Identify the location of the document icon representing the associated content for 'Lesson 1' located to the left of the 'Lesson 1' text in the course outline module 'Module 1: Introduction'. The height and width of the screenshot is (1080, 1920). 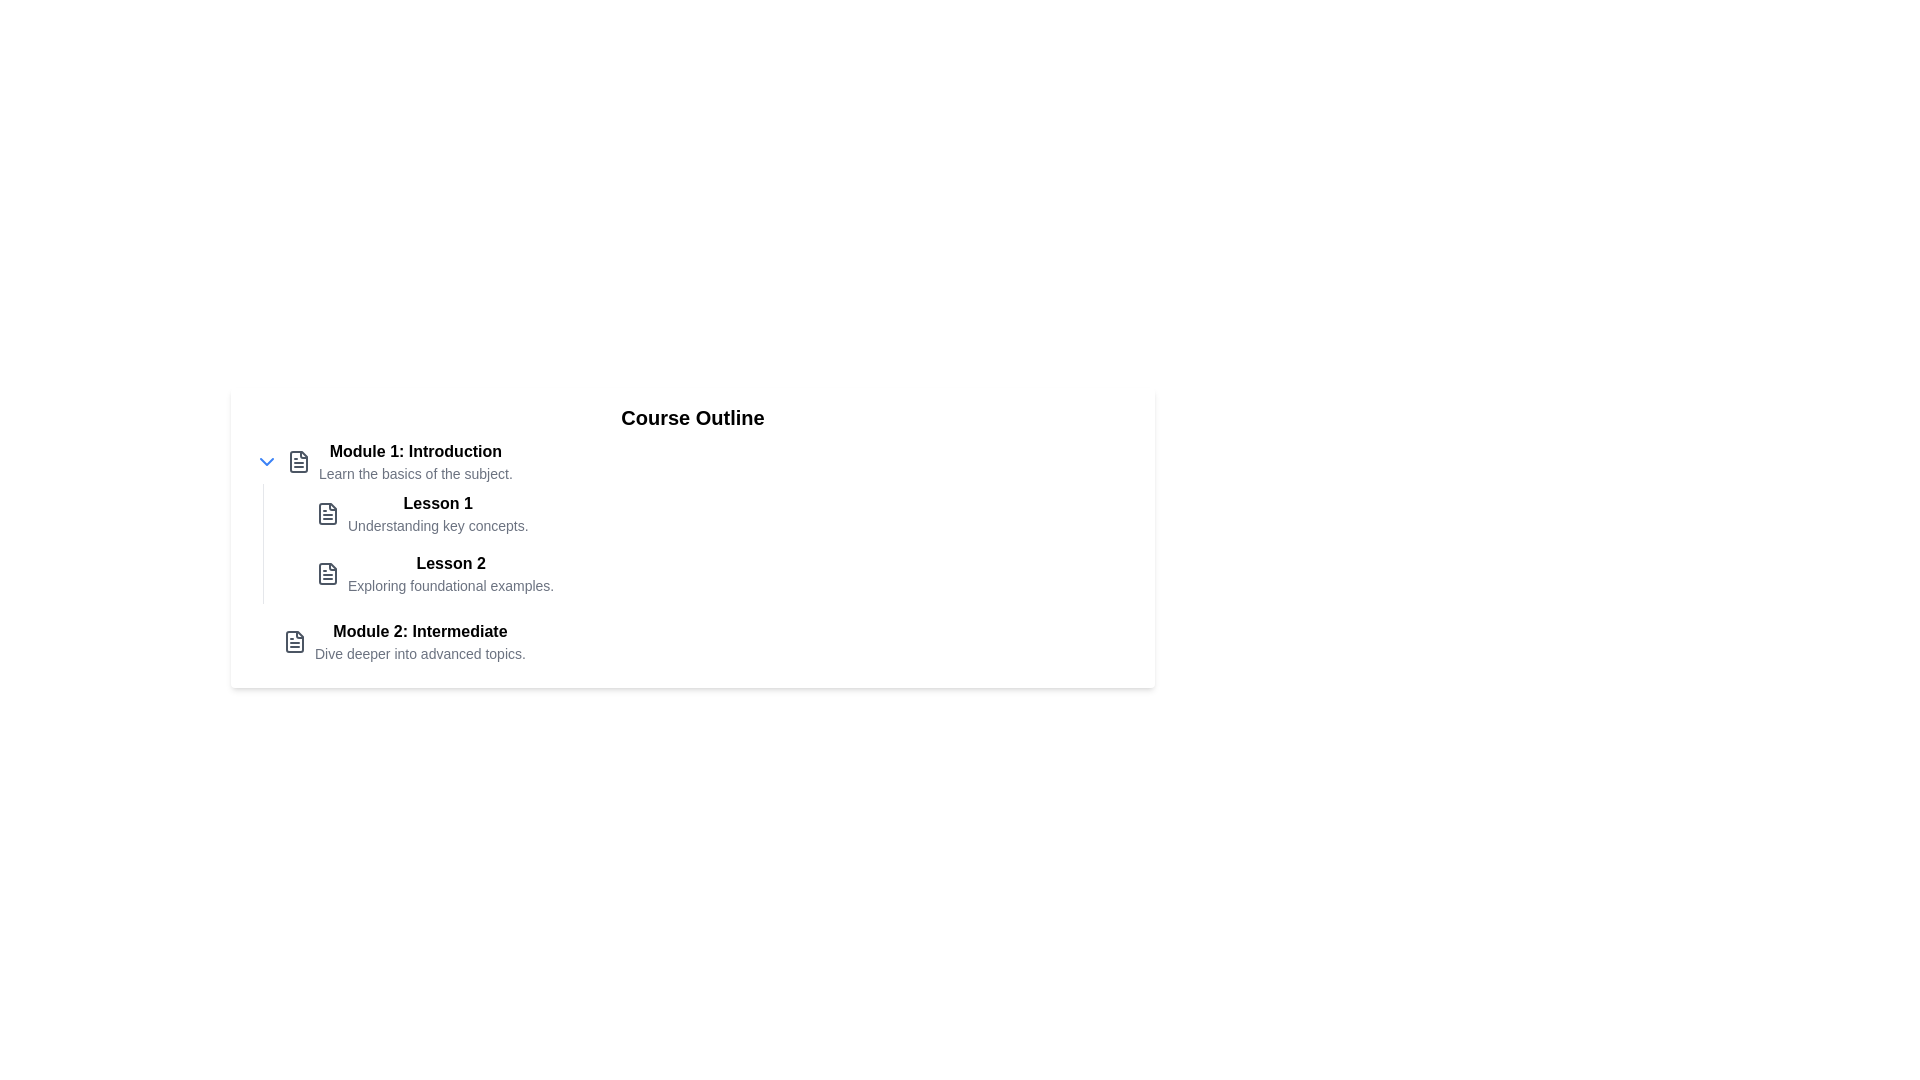
(327, 512).